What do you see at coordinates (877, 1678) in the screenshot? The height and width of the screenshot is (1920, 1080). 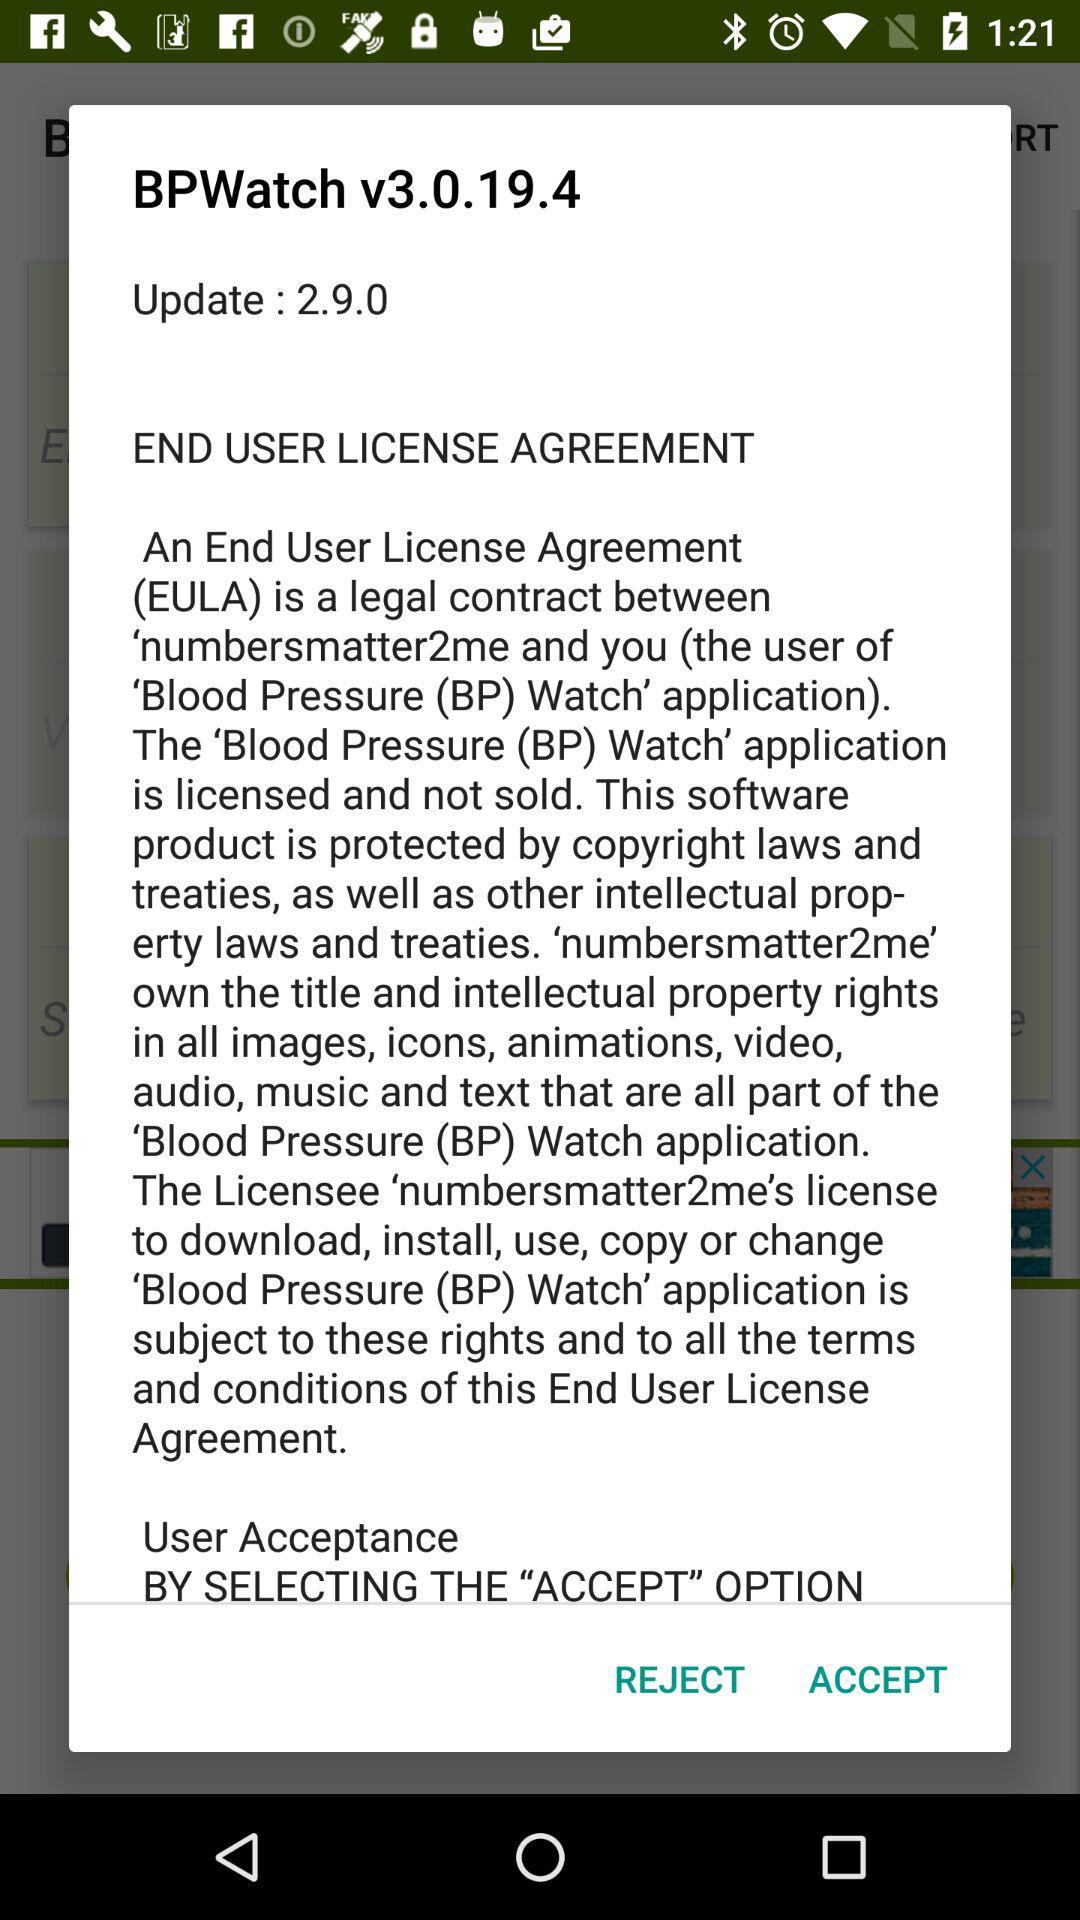 I see `icon next to the reject` at bounding box center [877, 1678].